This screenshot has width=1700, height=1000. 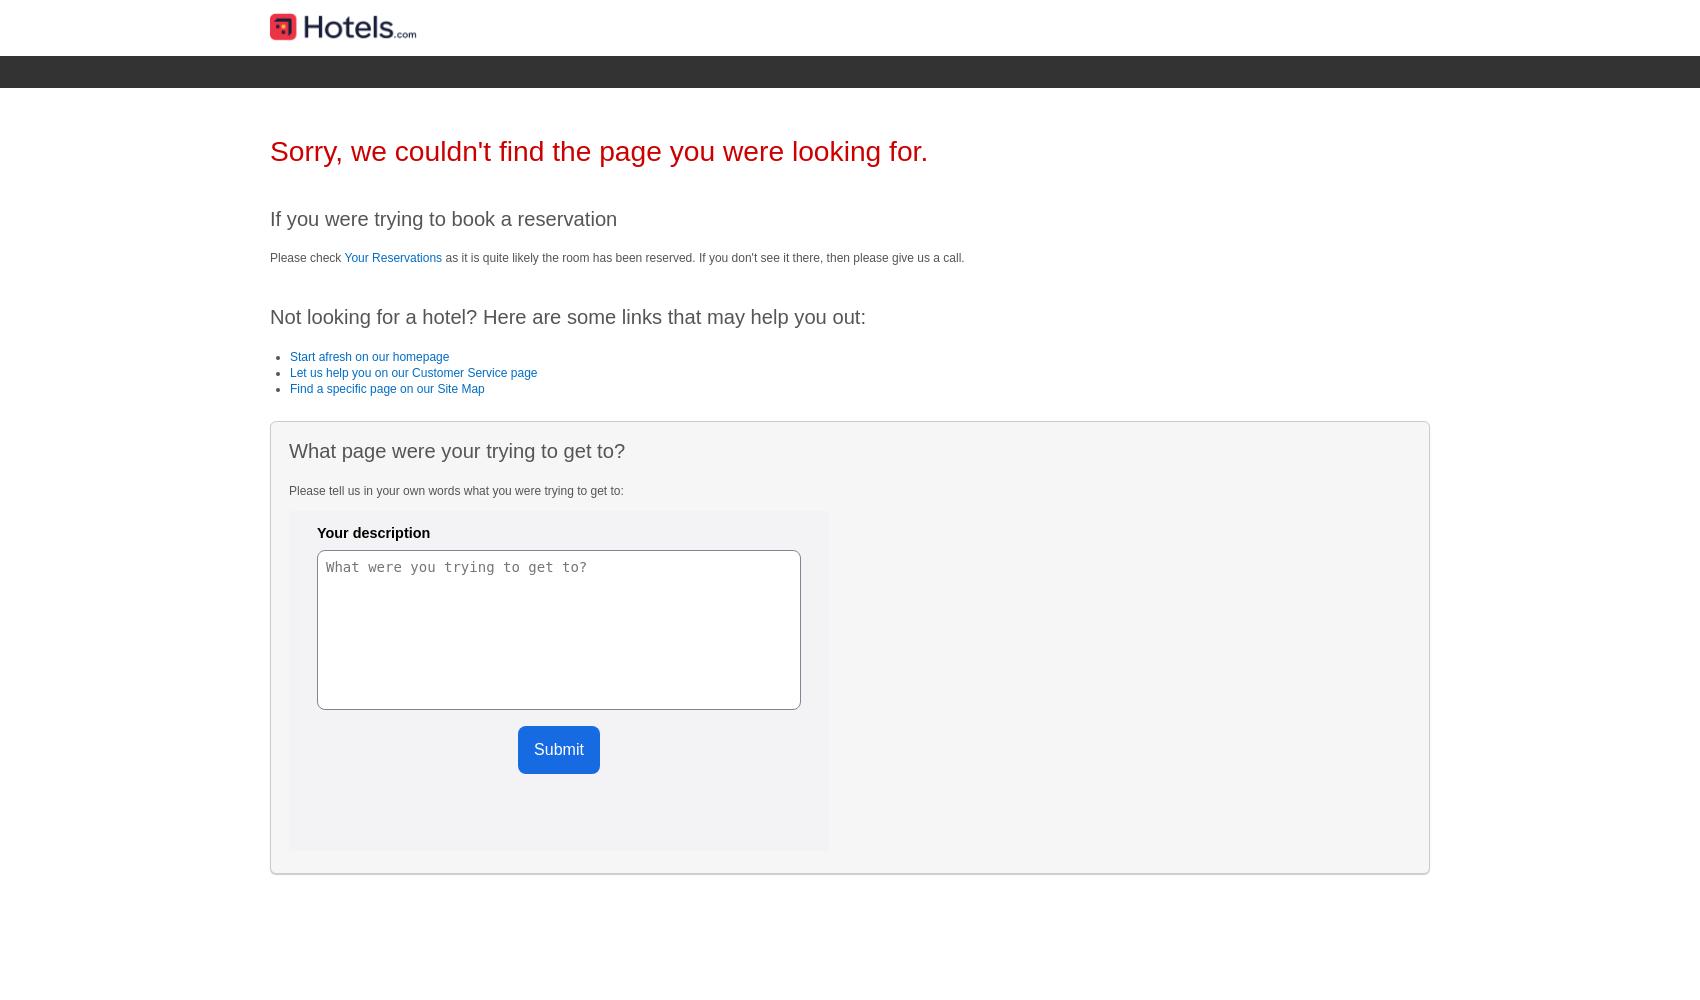 What do you see at coordinates (443, 217) in the screenshot?
I see `'If you were trying to book a reservation'` at bounding box center [443, 217].